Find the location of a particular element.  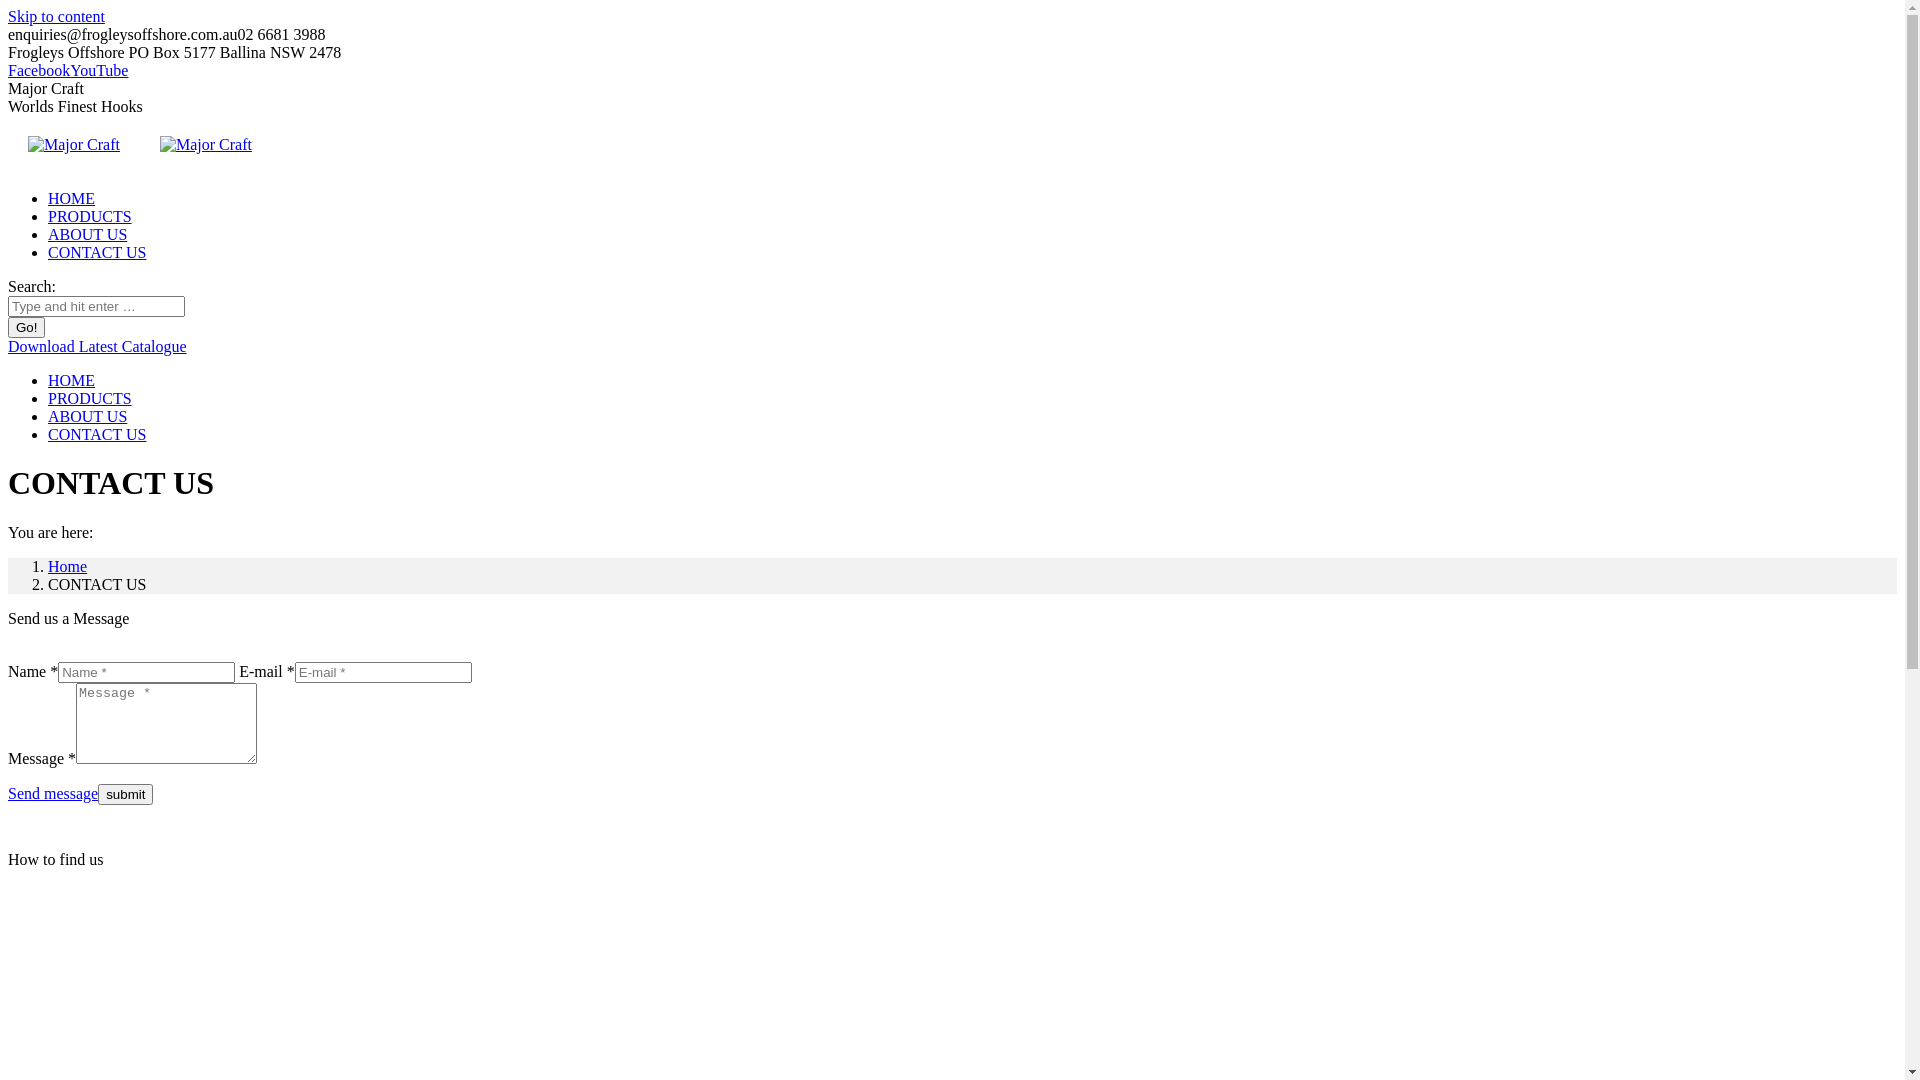

'ABOUT US' is located at coordinates (86, 415).